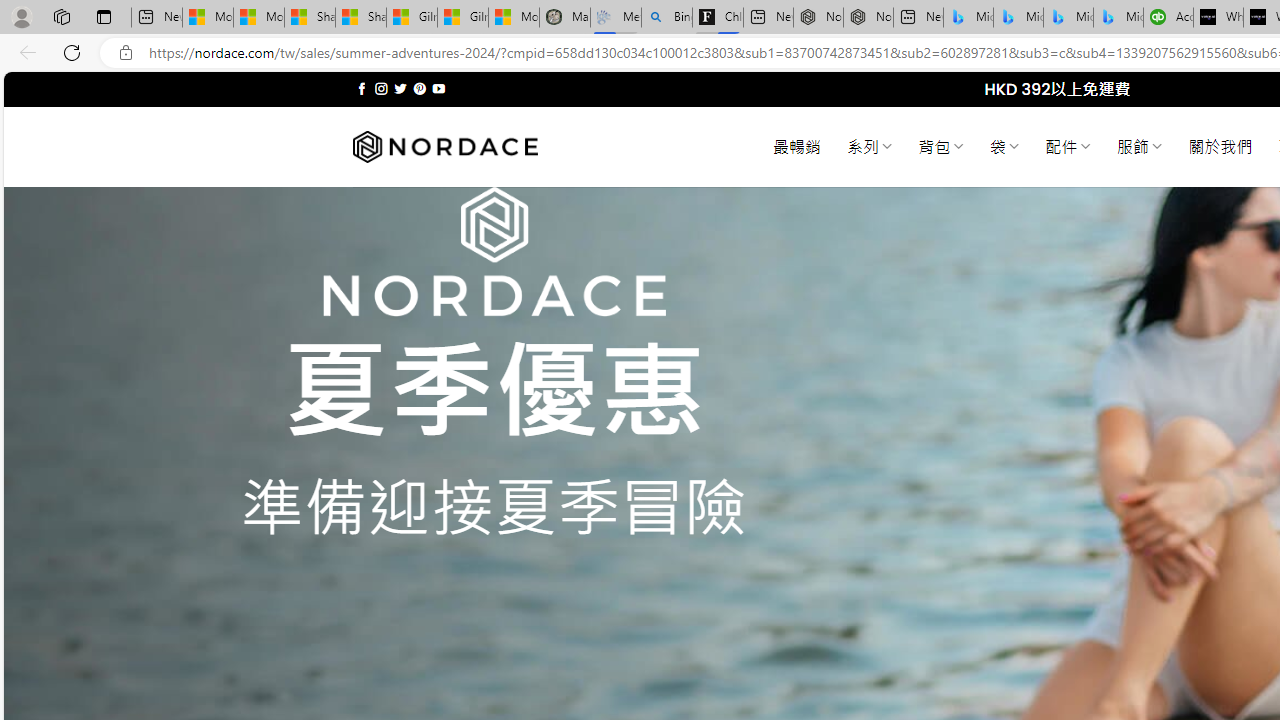 This screenshot has width=1280, height=720. What do you see at coordinates (61, 16) in the screenshot?
I see `'Workspaces'` at bounding box center [61, 16].